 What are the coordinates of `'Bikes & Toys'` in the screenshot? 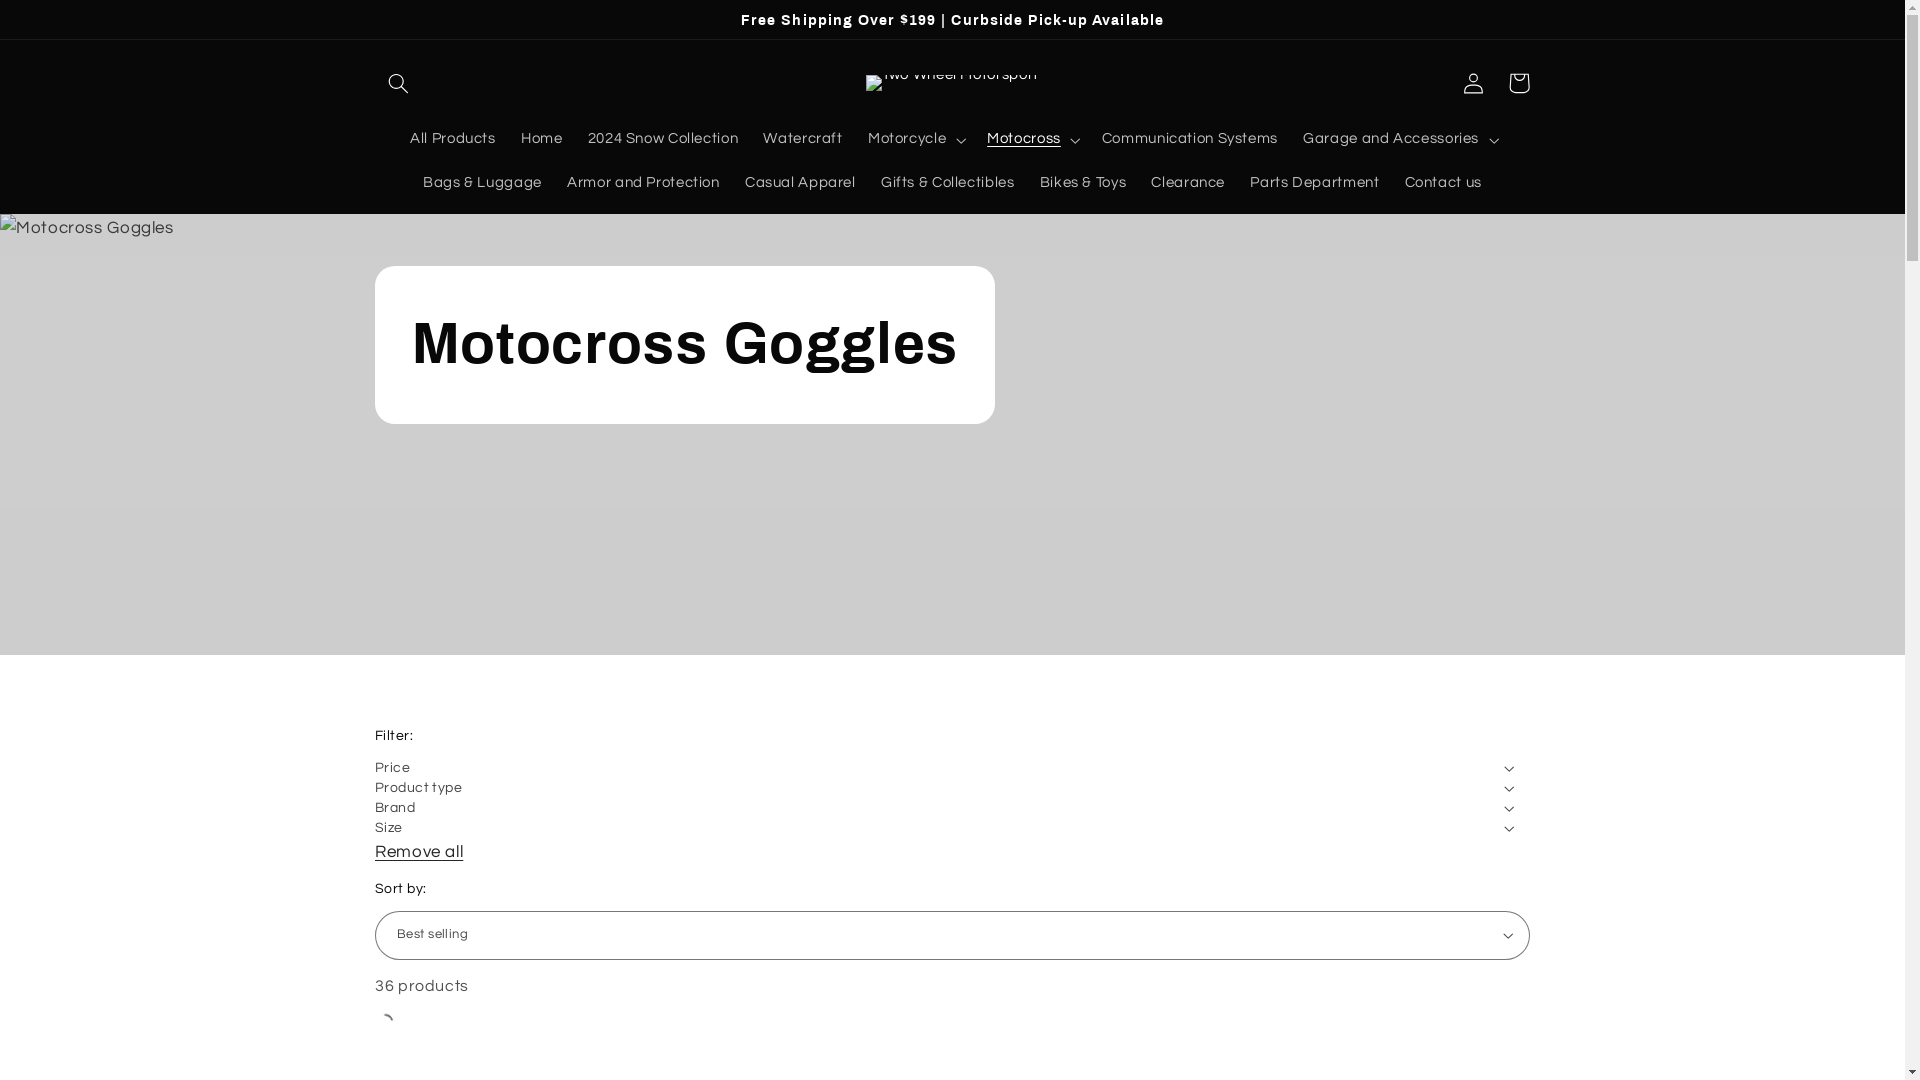 It's located at (1082, 184).